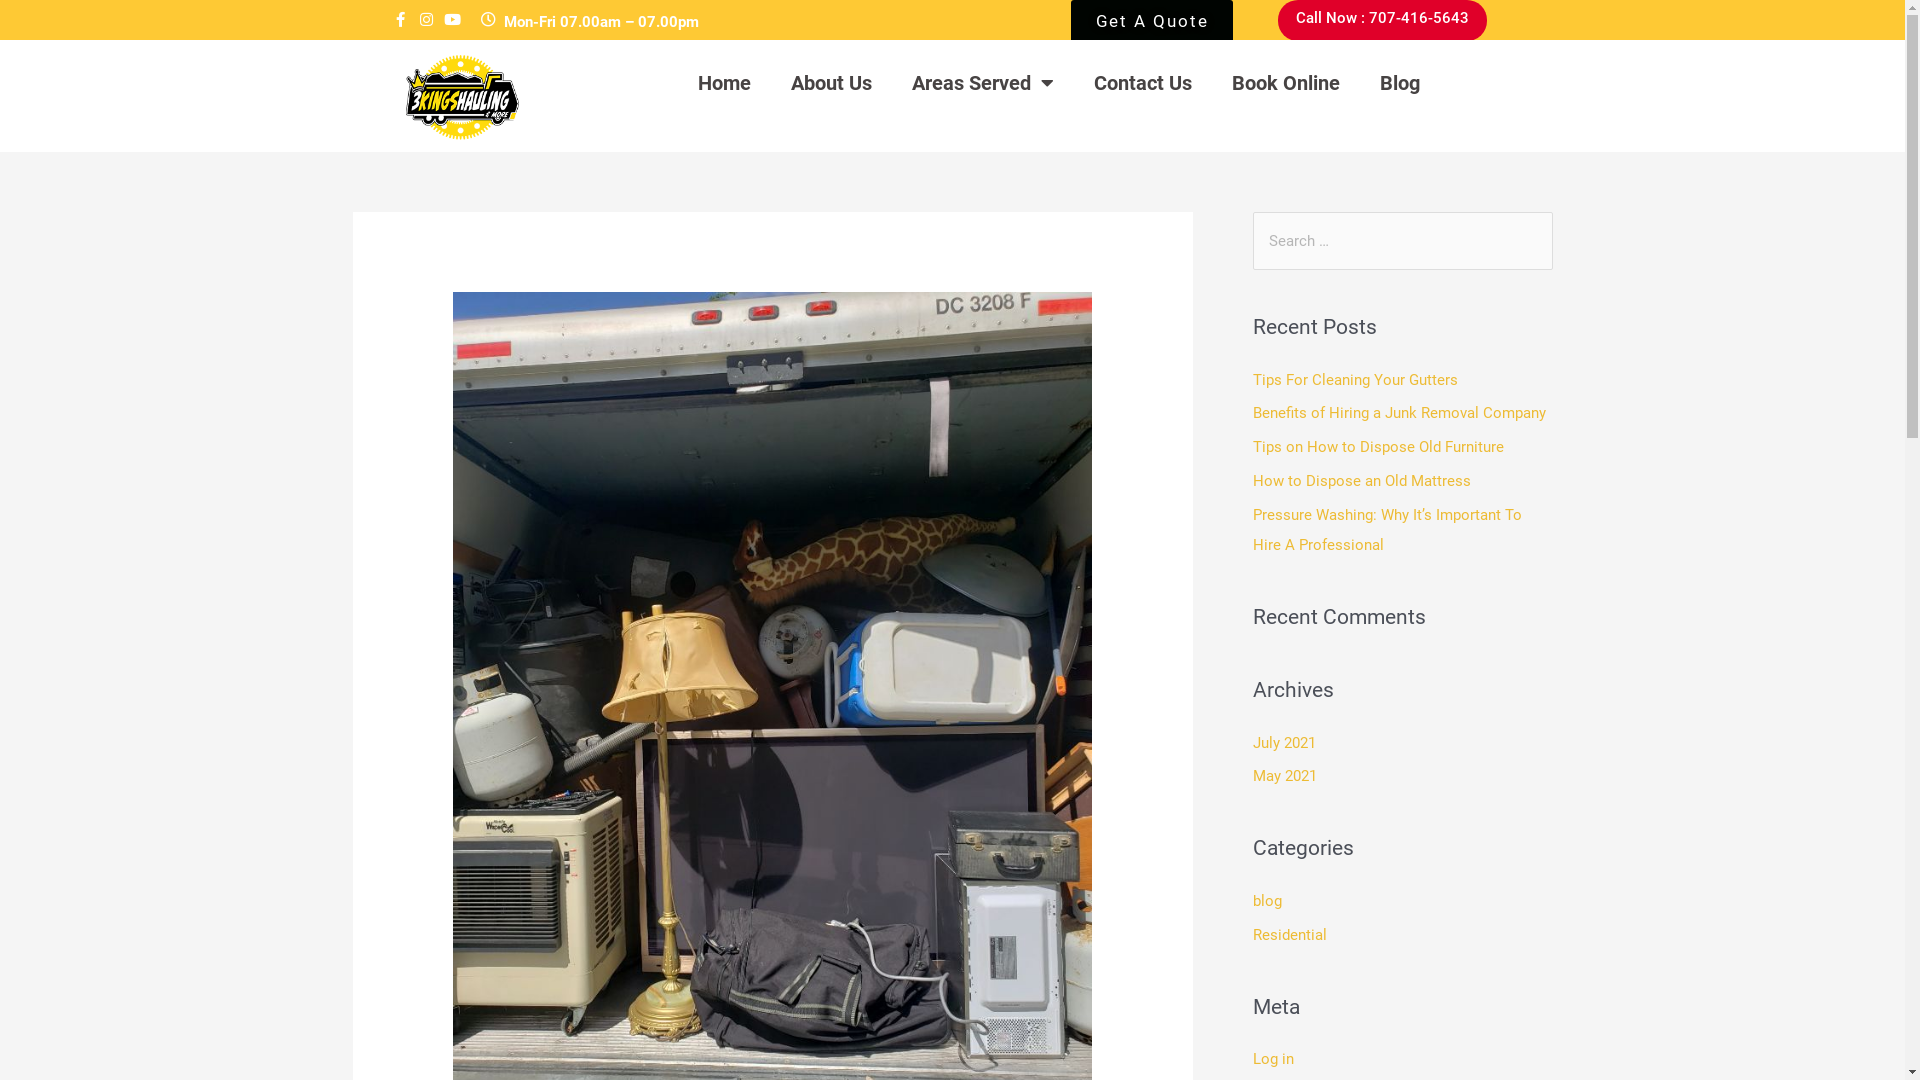  What do you see at coordinates (1142, 82) in the screenshot?
I see `'Contact Us'` at bounding box center [1142, 82].